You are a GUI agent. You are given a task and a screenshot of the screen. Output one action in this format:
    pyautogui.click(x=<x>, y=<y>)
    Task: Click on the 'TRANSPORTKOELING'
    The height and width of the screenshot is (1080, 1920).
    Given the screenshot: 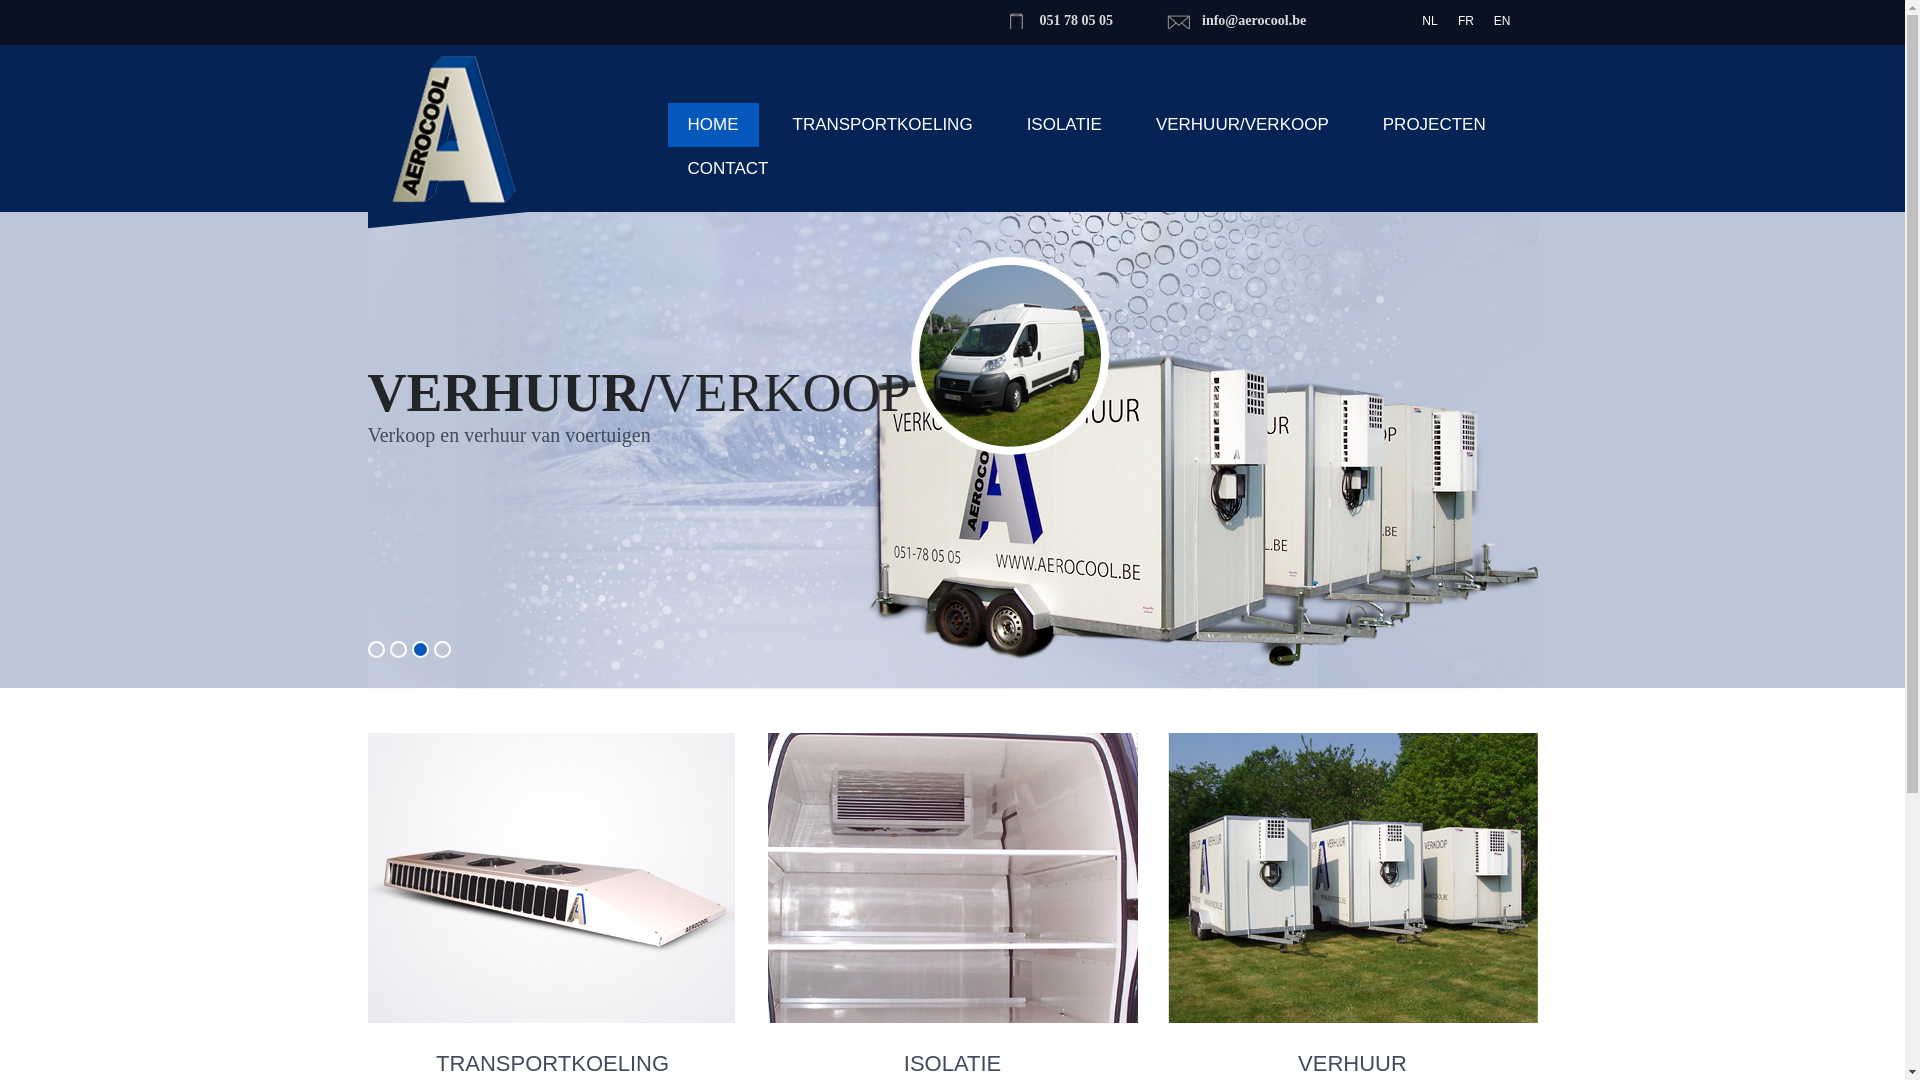 What is the action you would take?
    pyautogui.click(x=771, y=124)
    